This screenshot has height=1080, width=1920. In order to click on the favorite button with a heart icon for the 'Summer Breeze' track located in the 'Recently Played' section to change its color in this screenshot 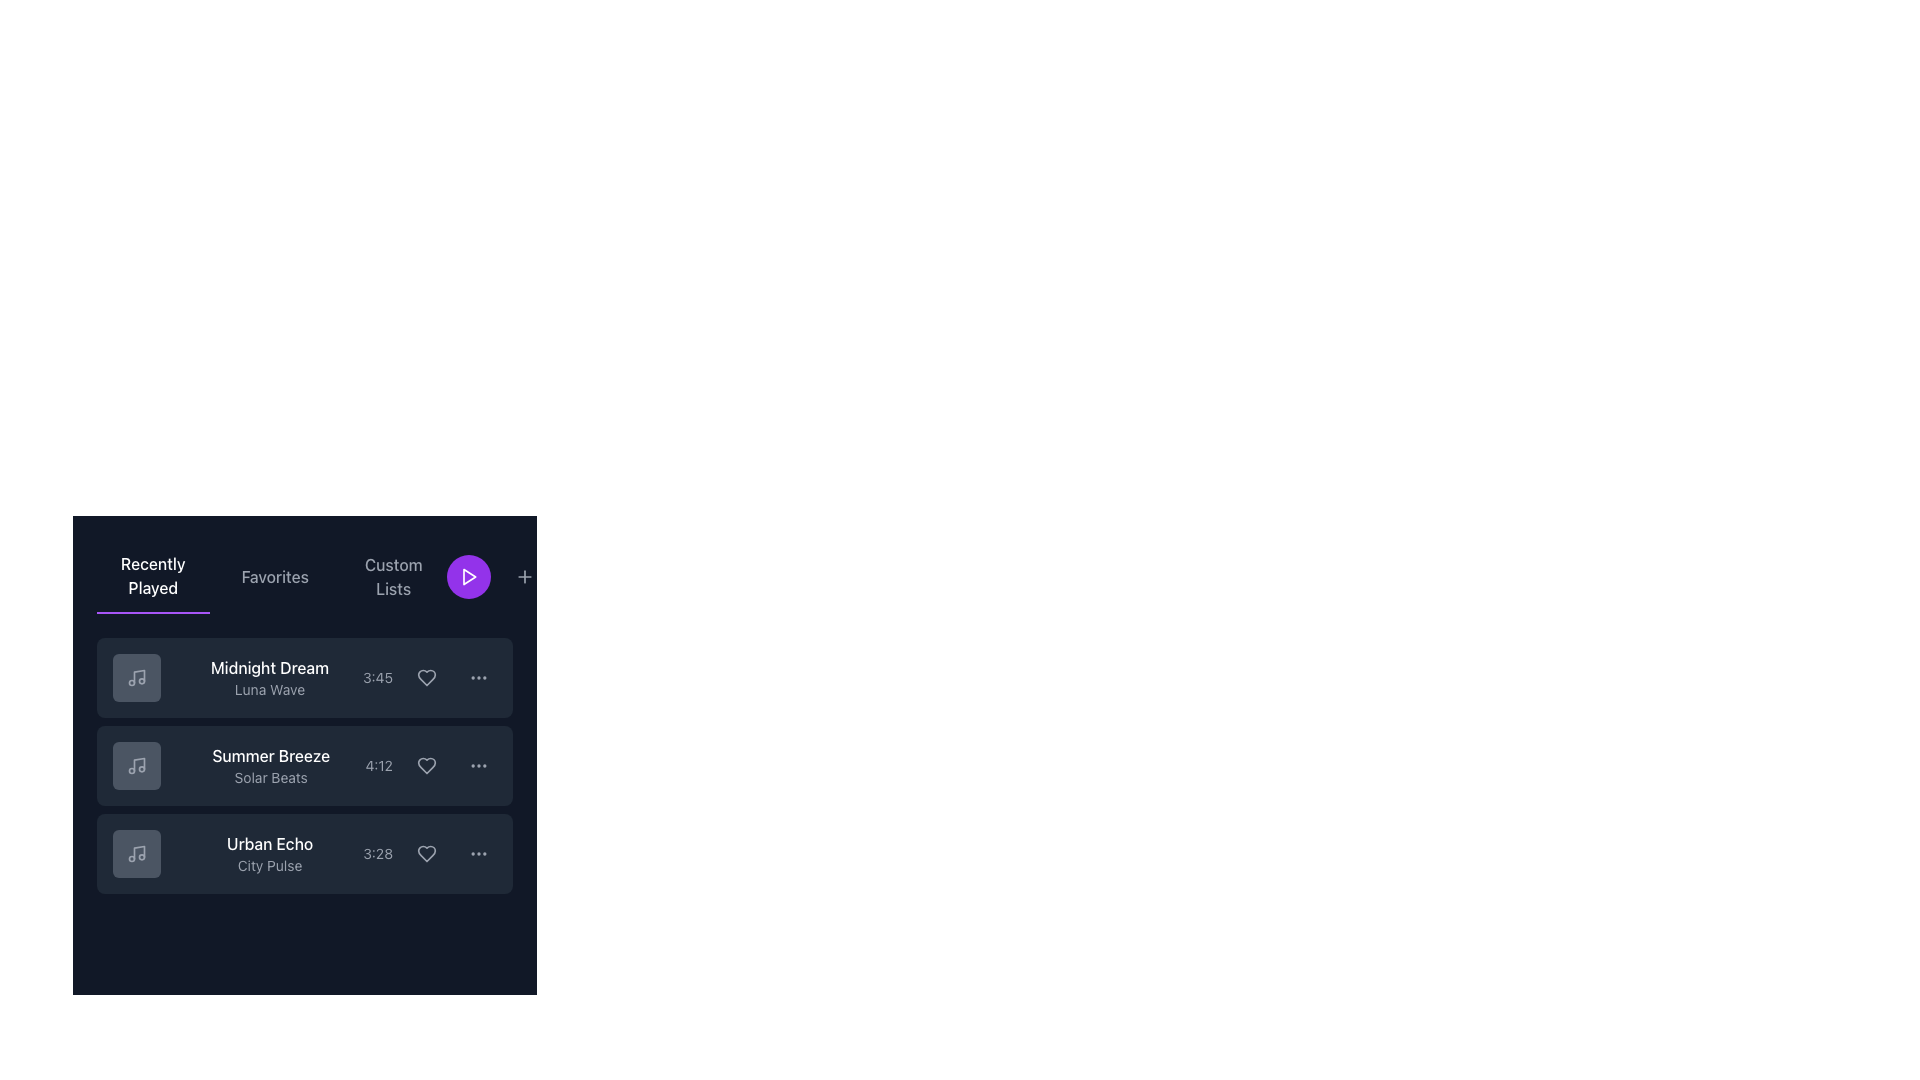, I will do `click(426, 765)`.